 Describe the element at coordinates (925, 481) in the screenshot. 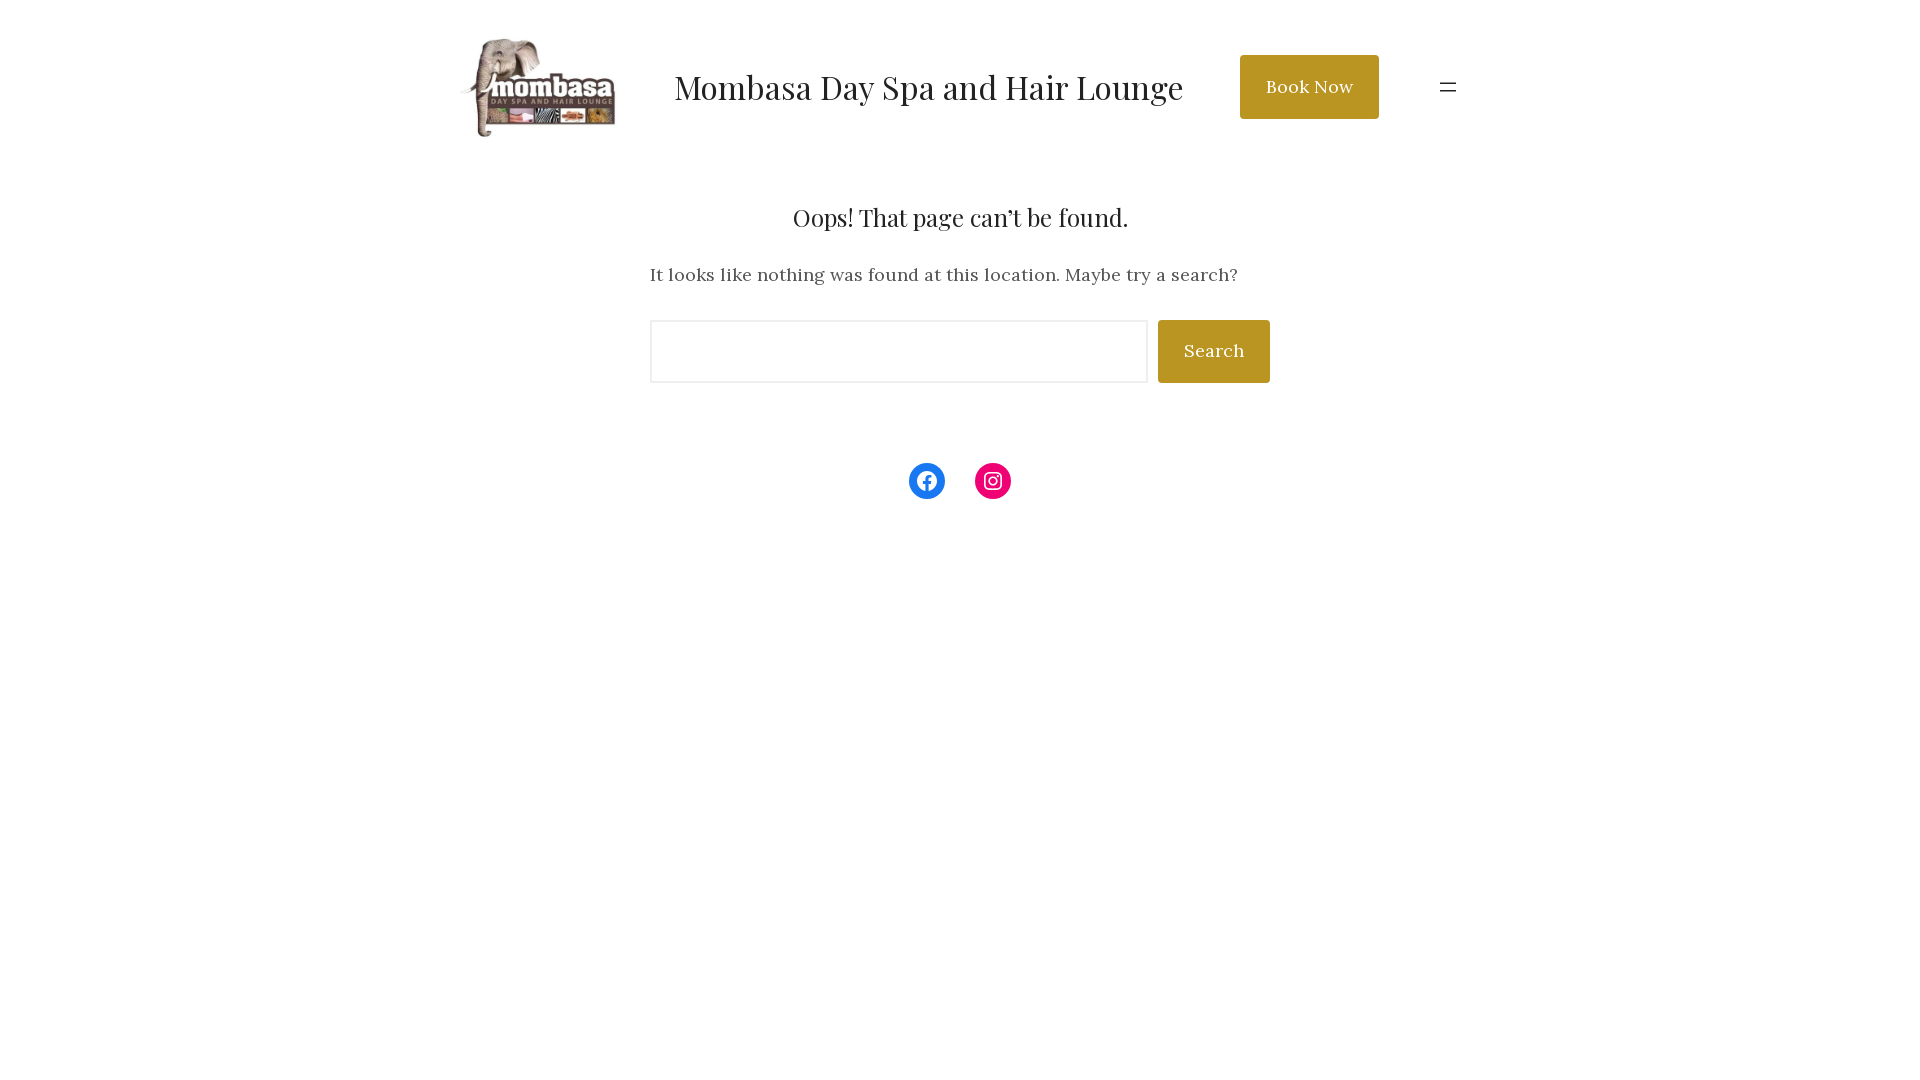

I see `'Facebook'` at that location.